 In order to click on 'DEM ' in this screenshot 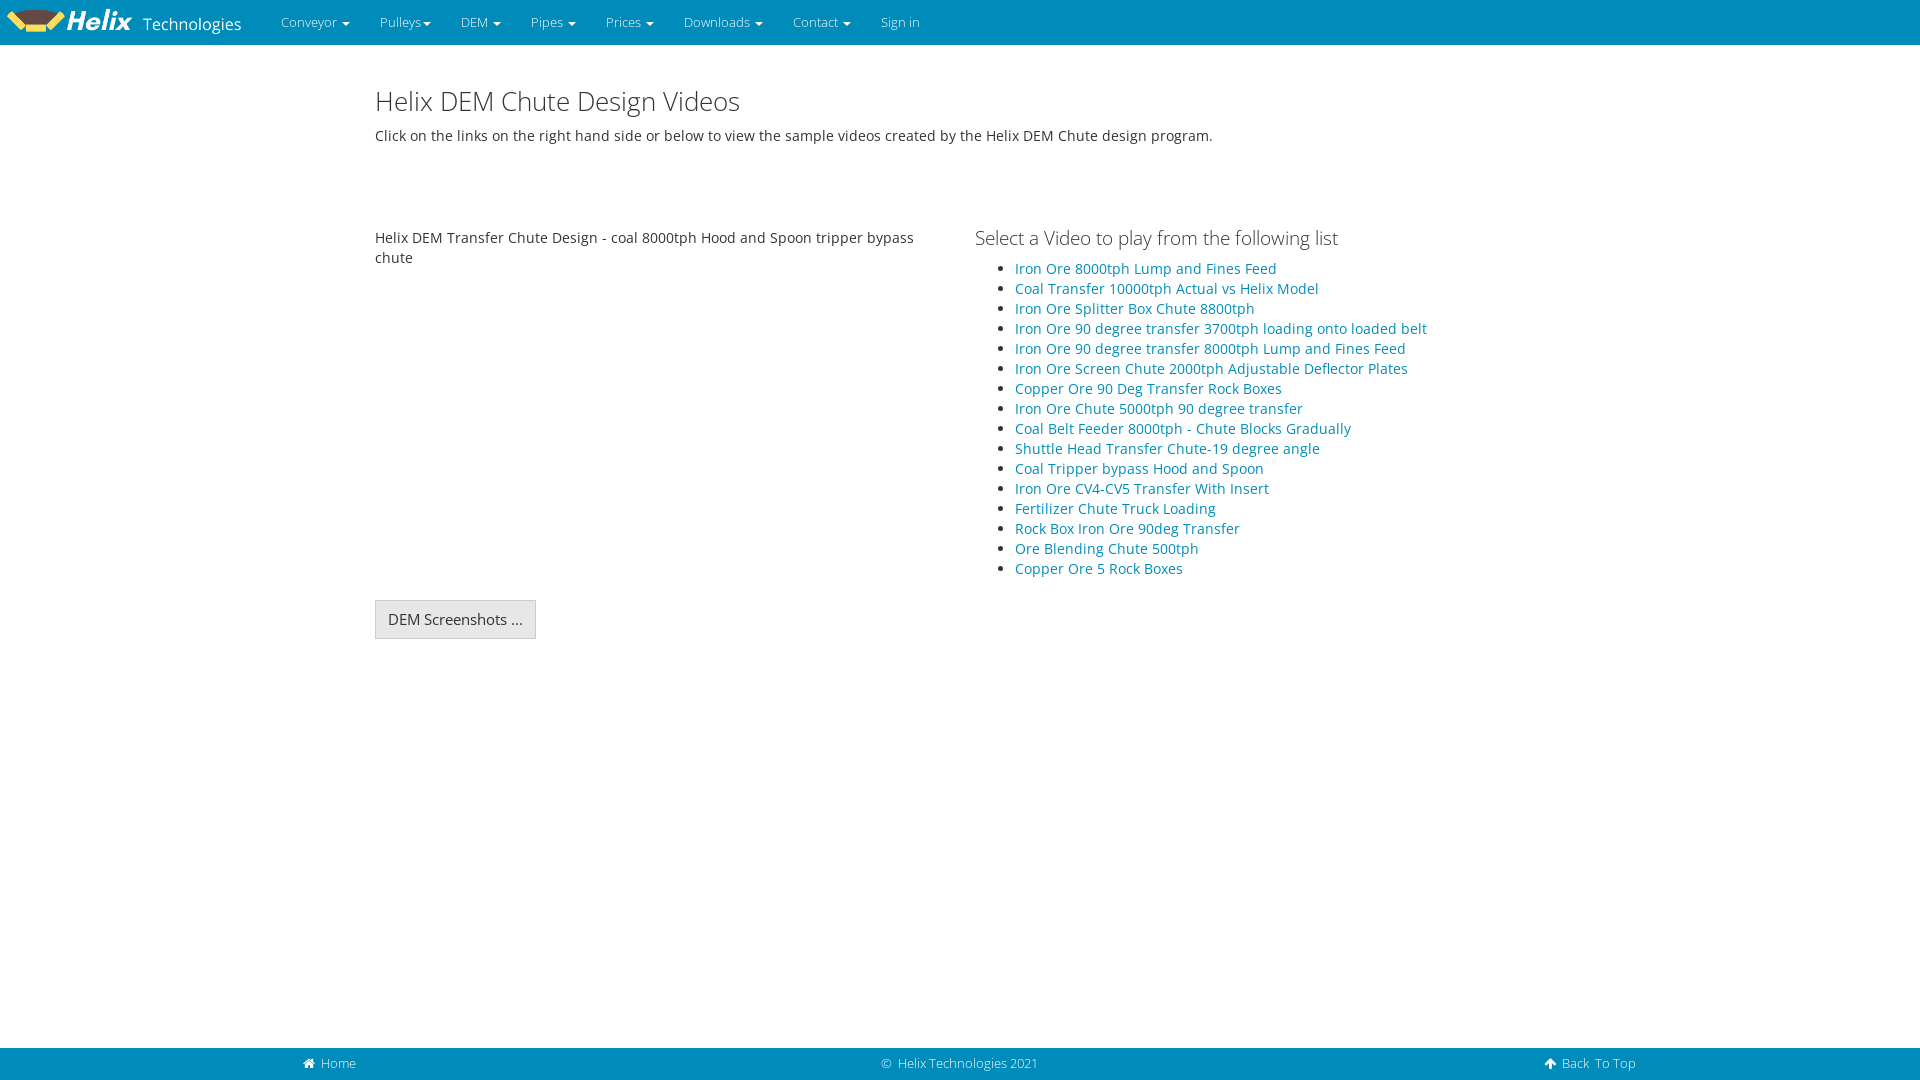, I will do `click(480, 22)`.